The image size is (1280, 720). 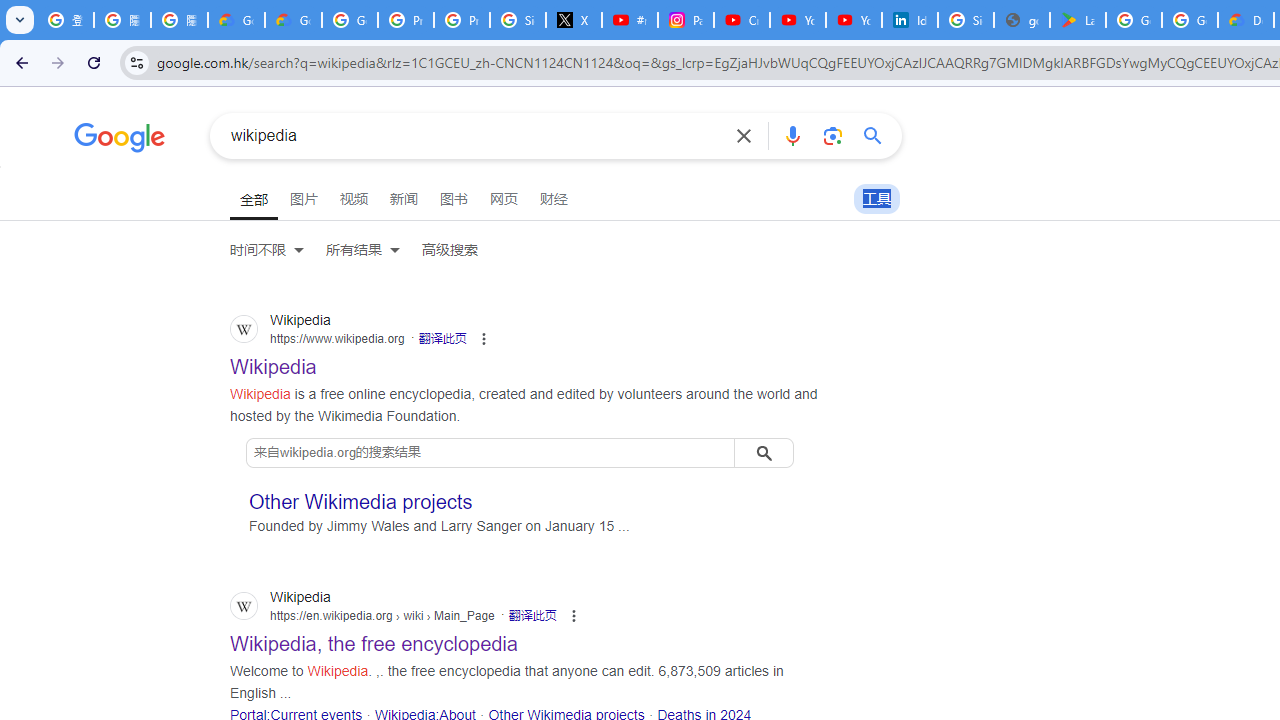 What do you see at coordinates (573, 20) in the screenshot?
I see `'X'` at bounding box center [573, 20].